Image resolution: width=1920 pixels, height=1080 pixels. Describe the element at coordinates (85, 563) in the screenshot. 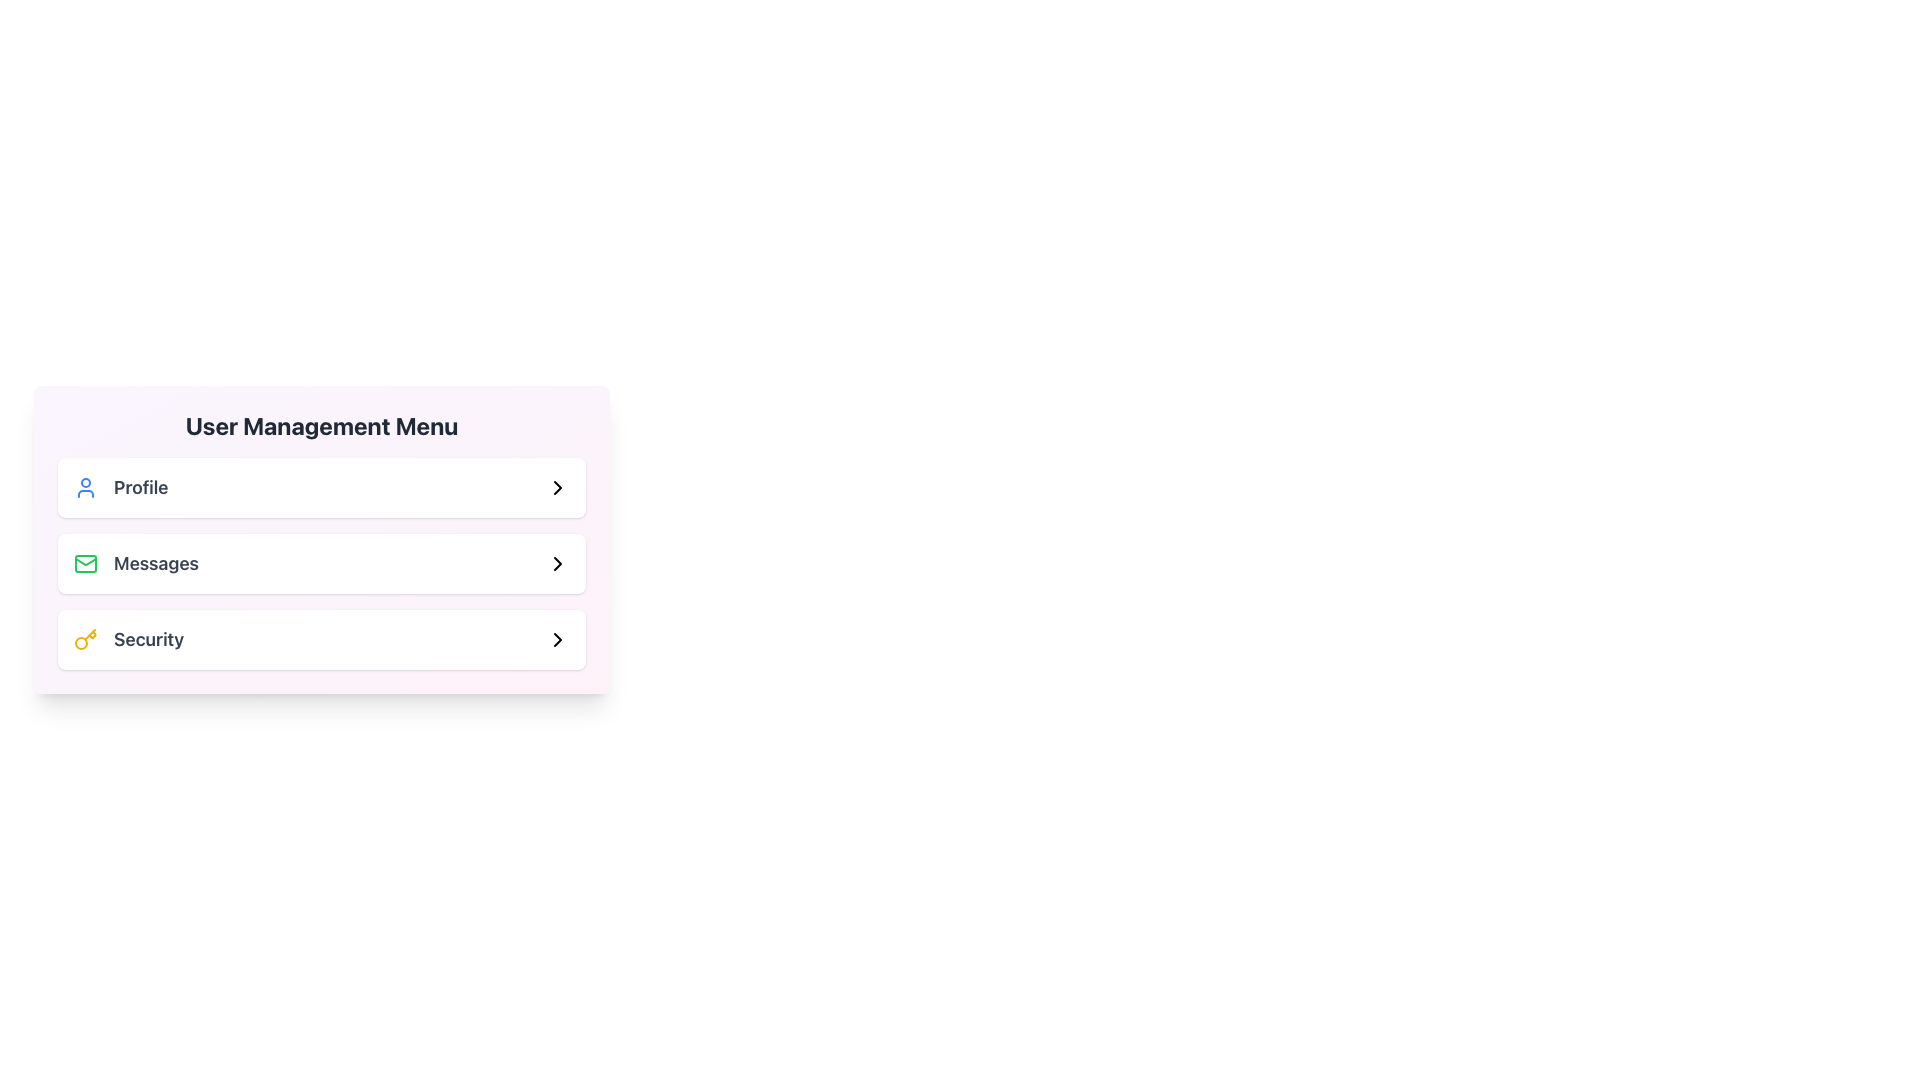

I see `the green outlined envelope icon located next to the 'Messages' label in the User Management Menu interface` at that location.